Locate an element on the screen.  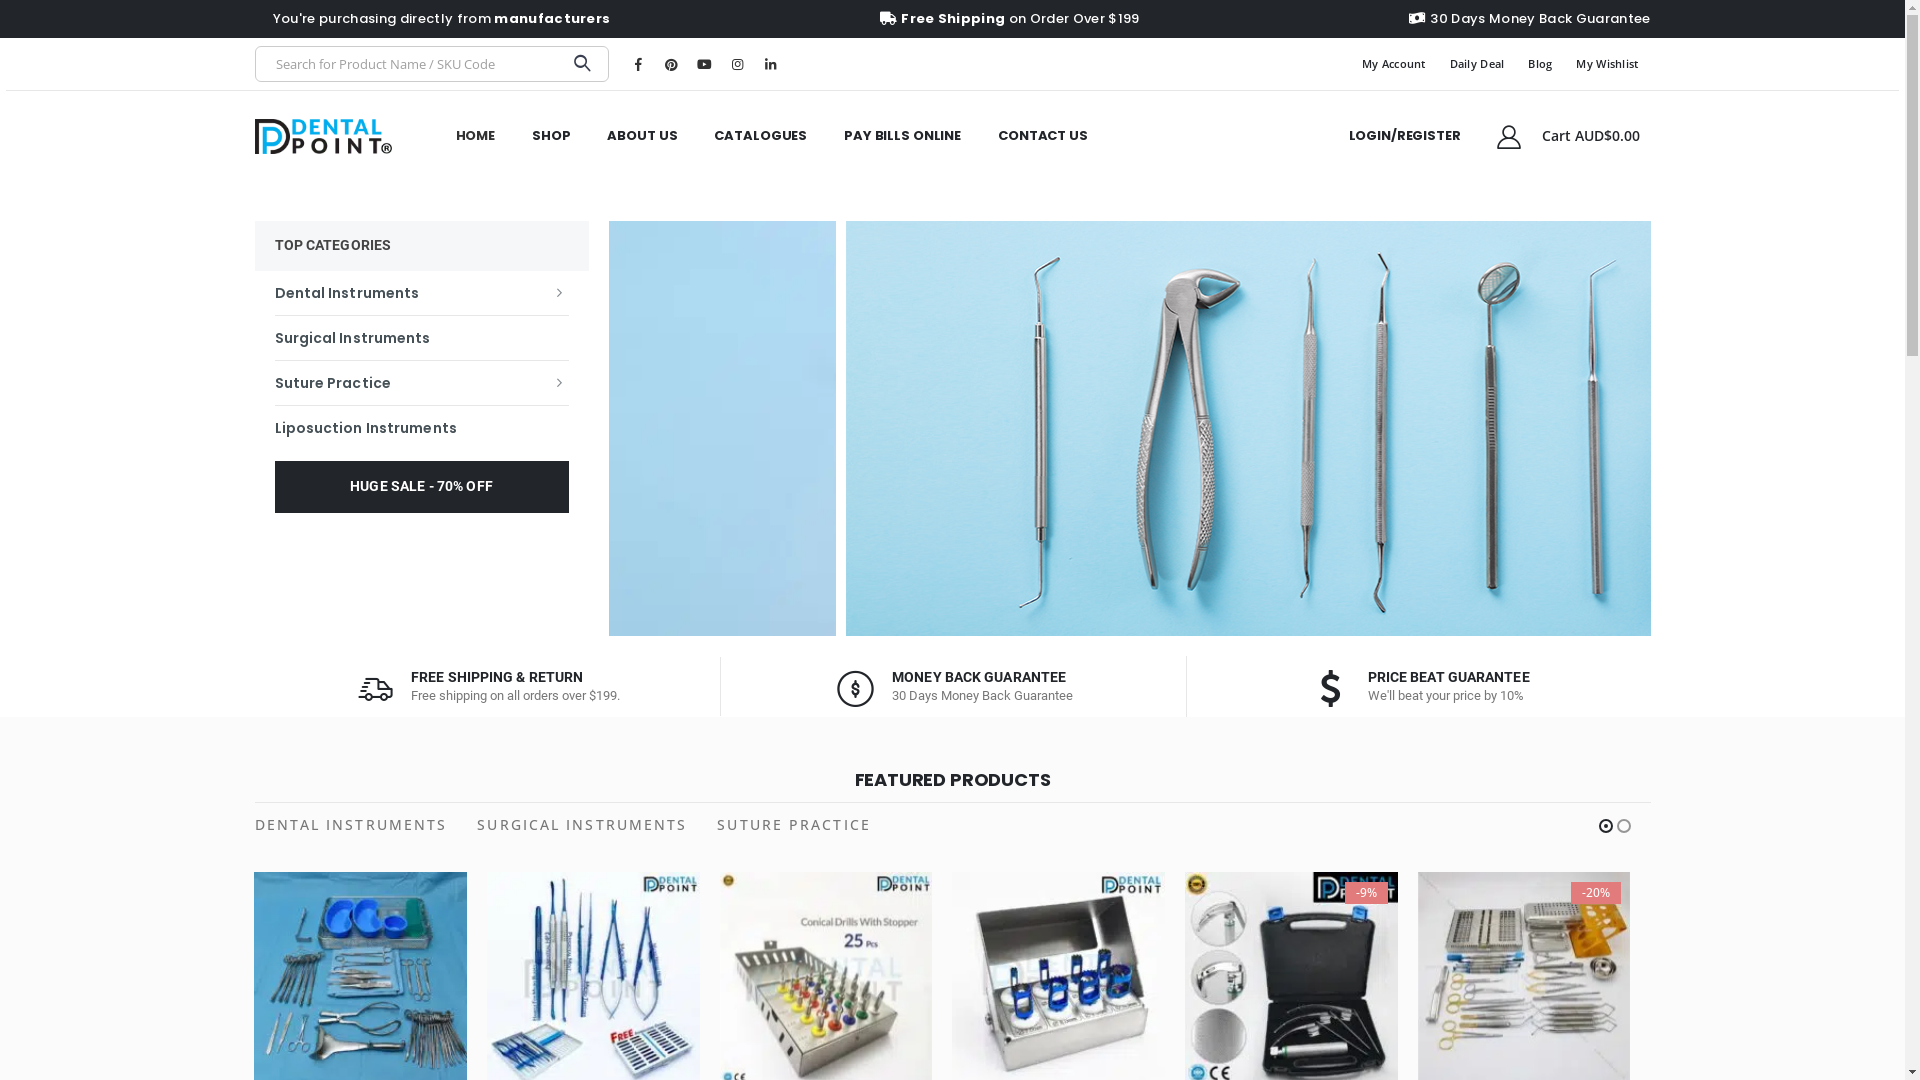
'Pinterest' is located at coordinates (657, 63).